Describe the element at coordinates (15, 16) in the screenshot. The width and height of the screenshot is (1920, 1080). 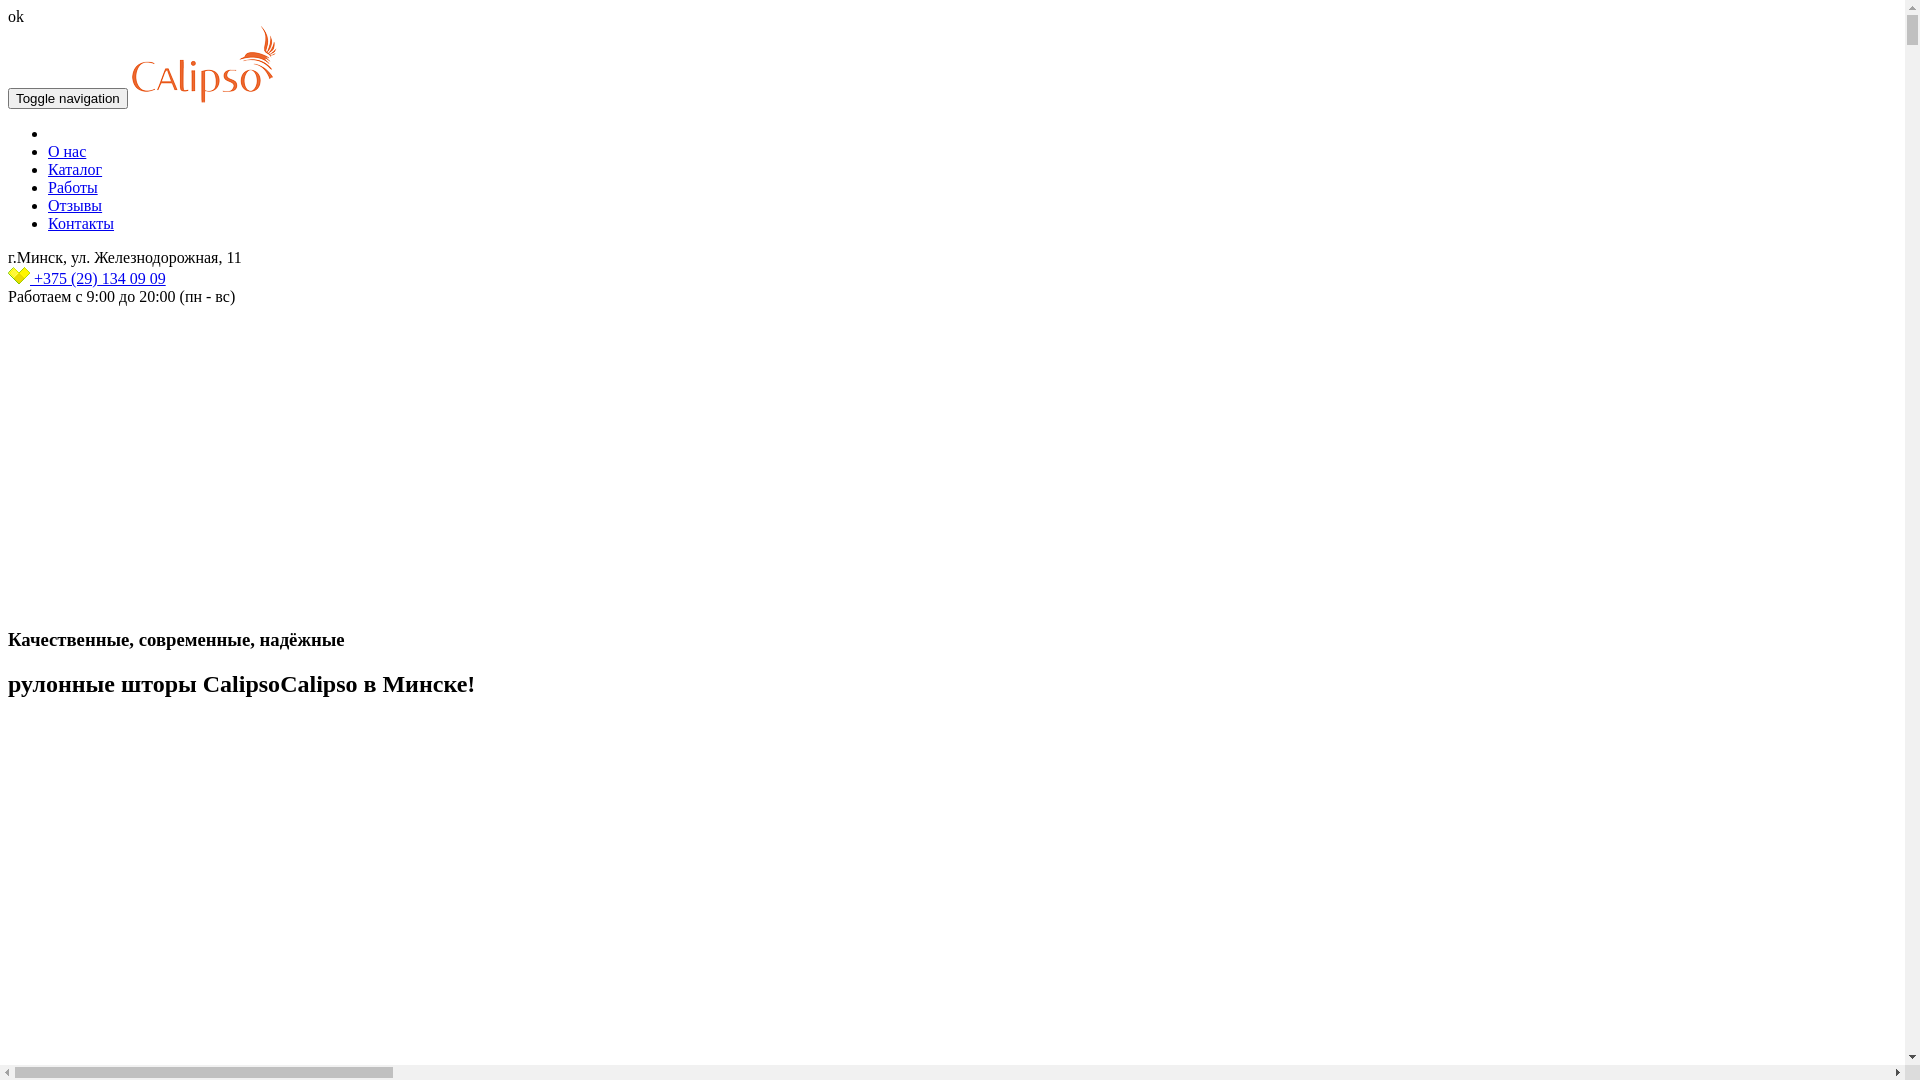
I see `'ok'` at that location.